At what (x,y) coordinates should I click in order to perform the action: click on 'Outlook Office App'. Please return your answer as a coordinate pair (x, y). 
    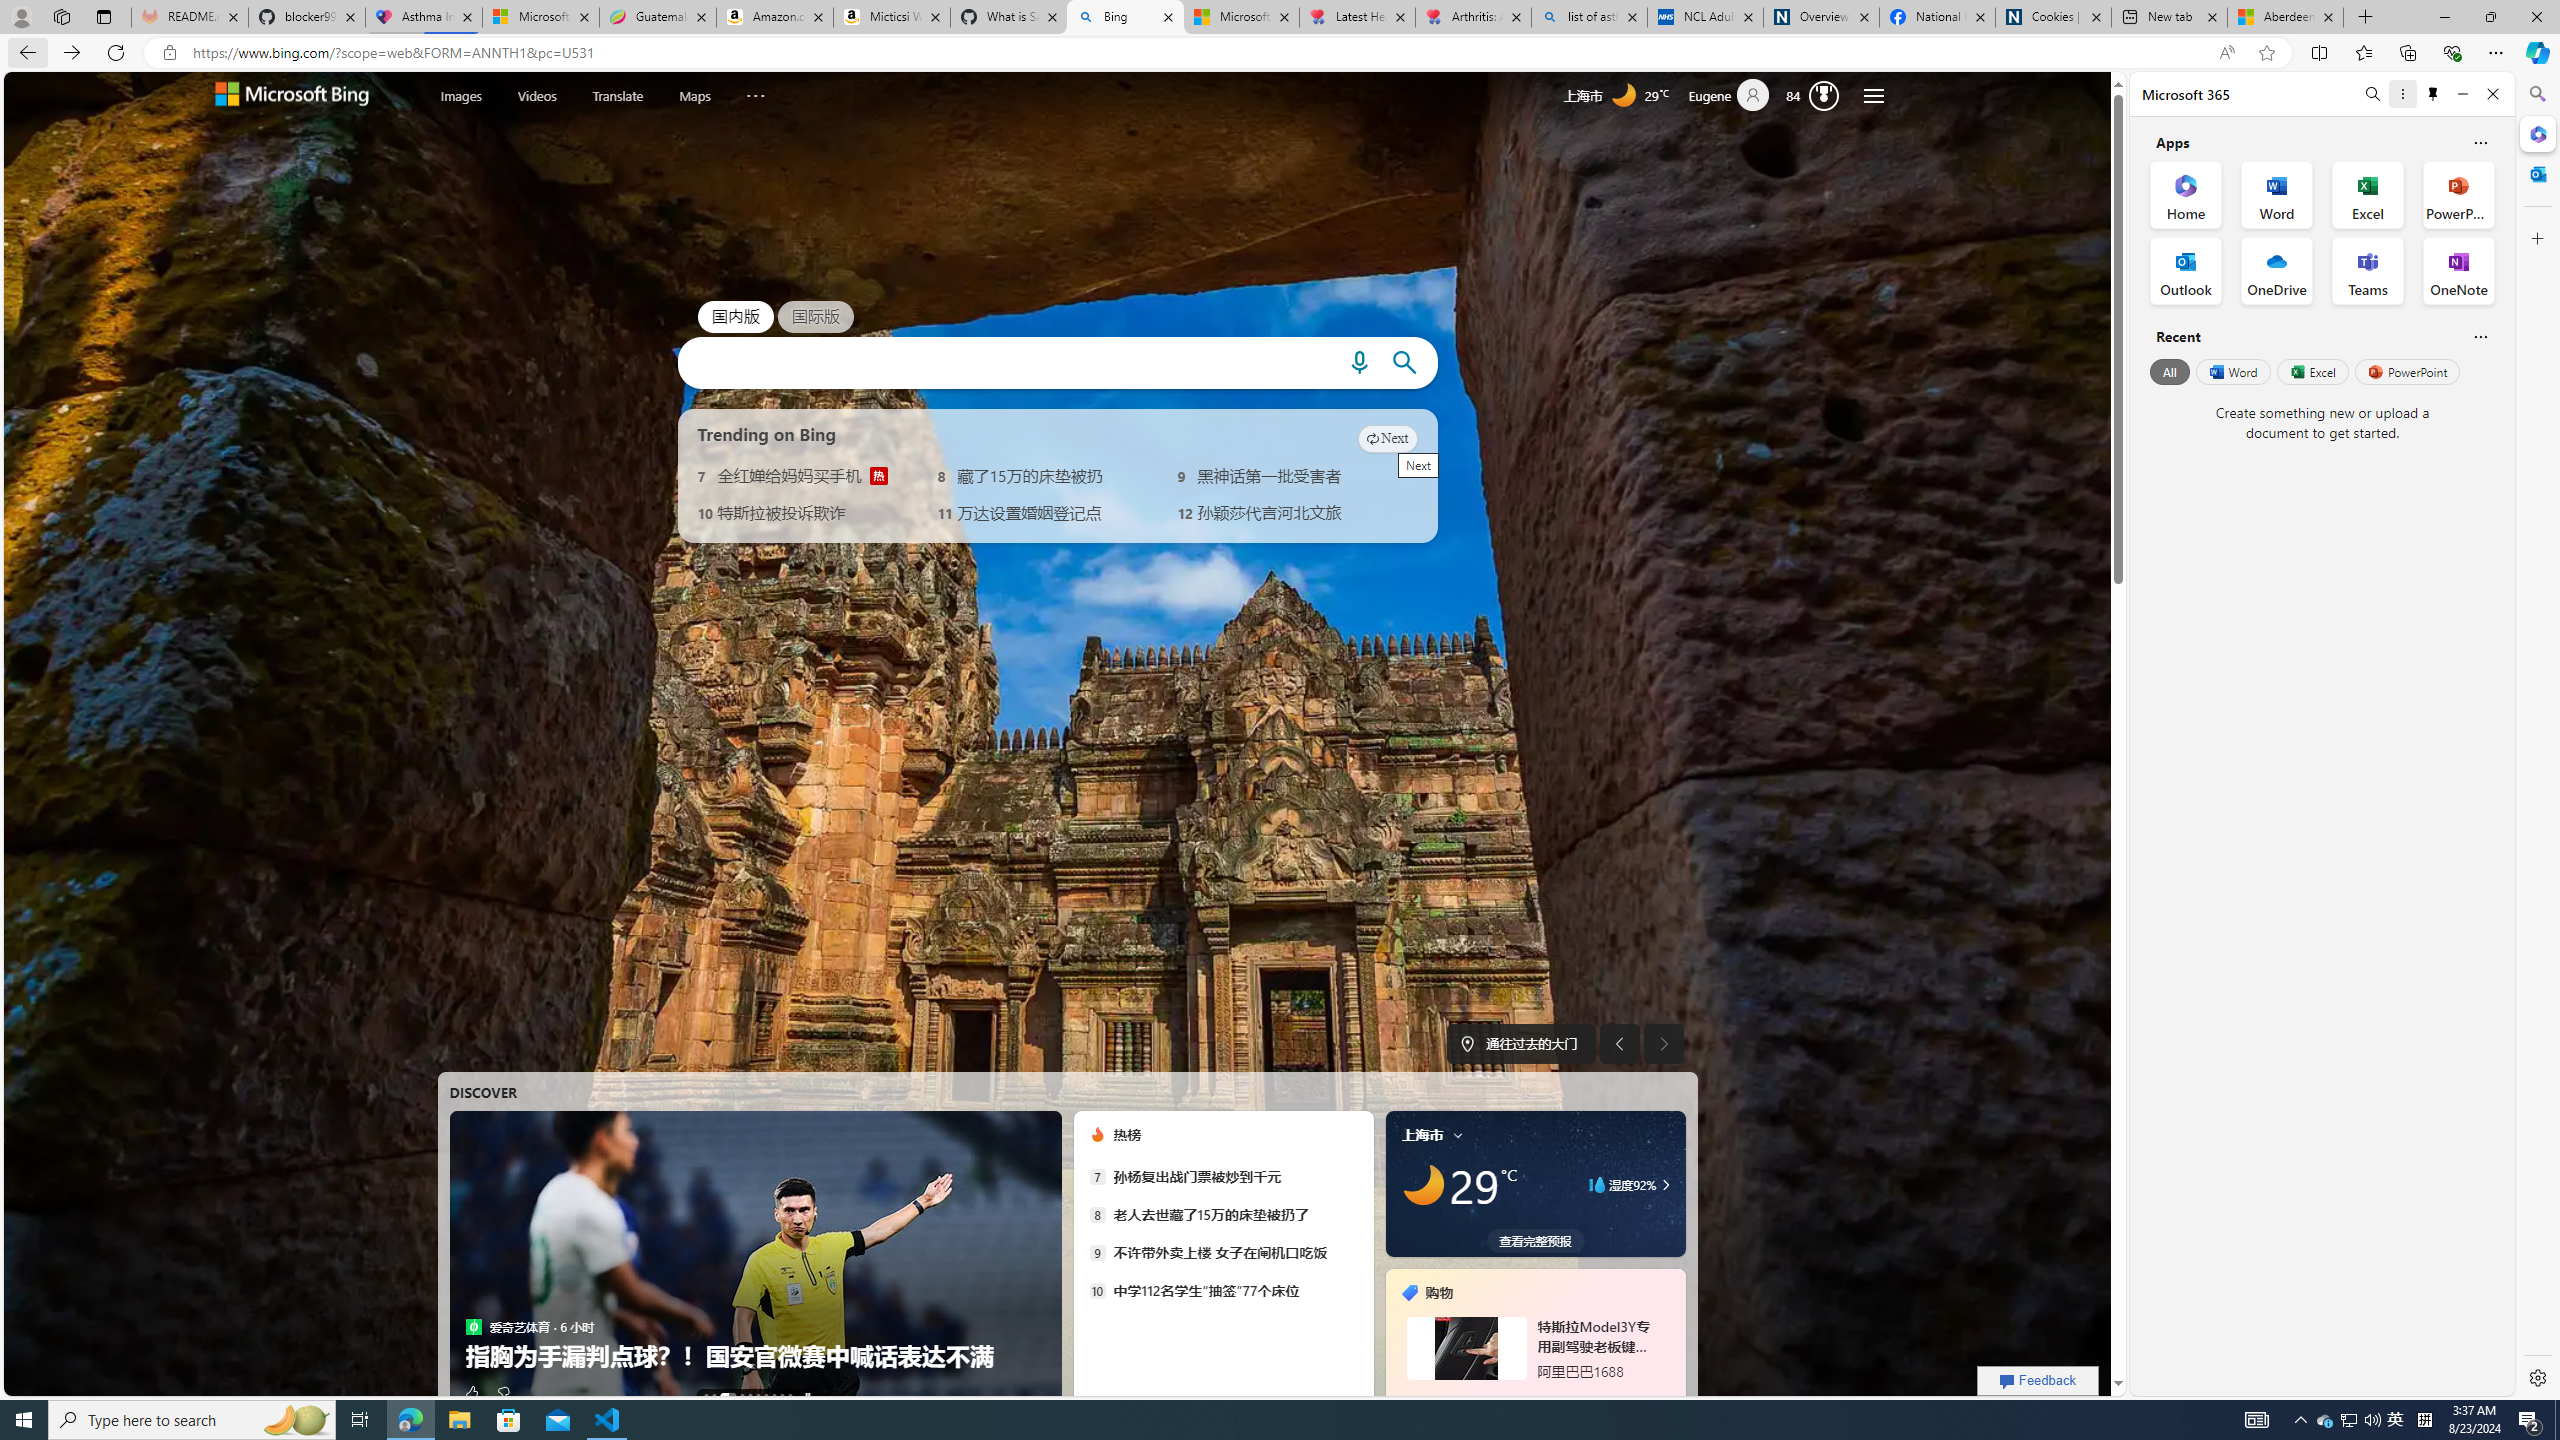
    Looking at the image, I should click on (2185, 271).